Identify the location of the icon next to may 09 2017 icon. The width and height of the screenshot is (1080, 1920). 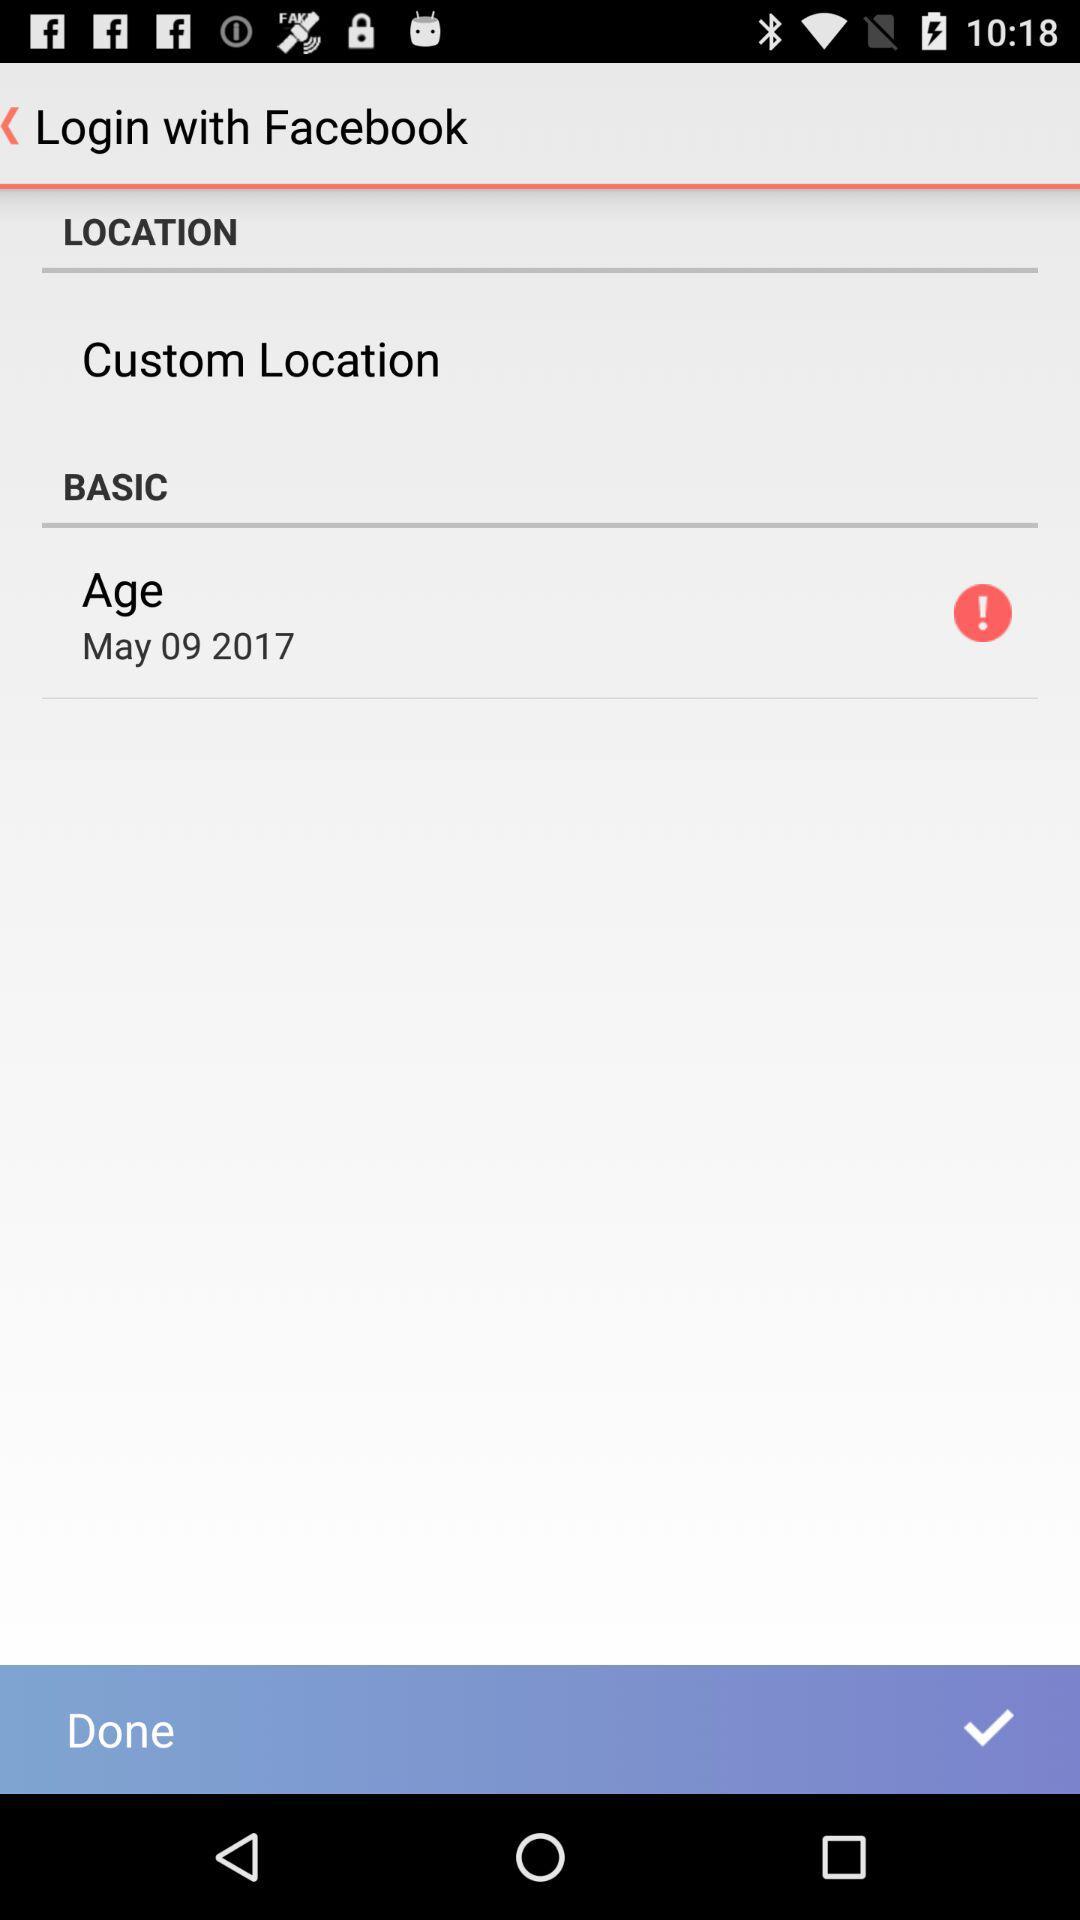
(981, 612).